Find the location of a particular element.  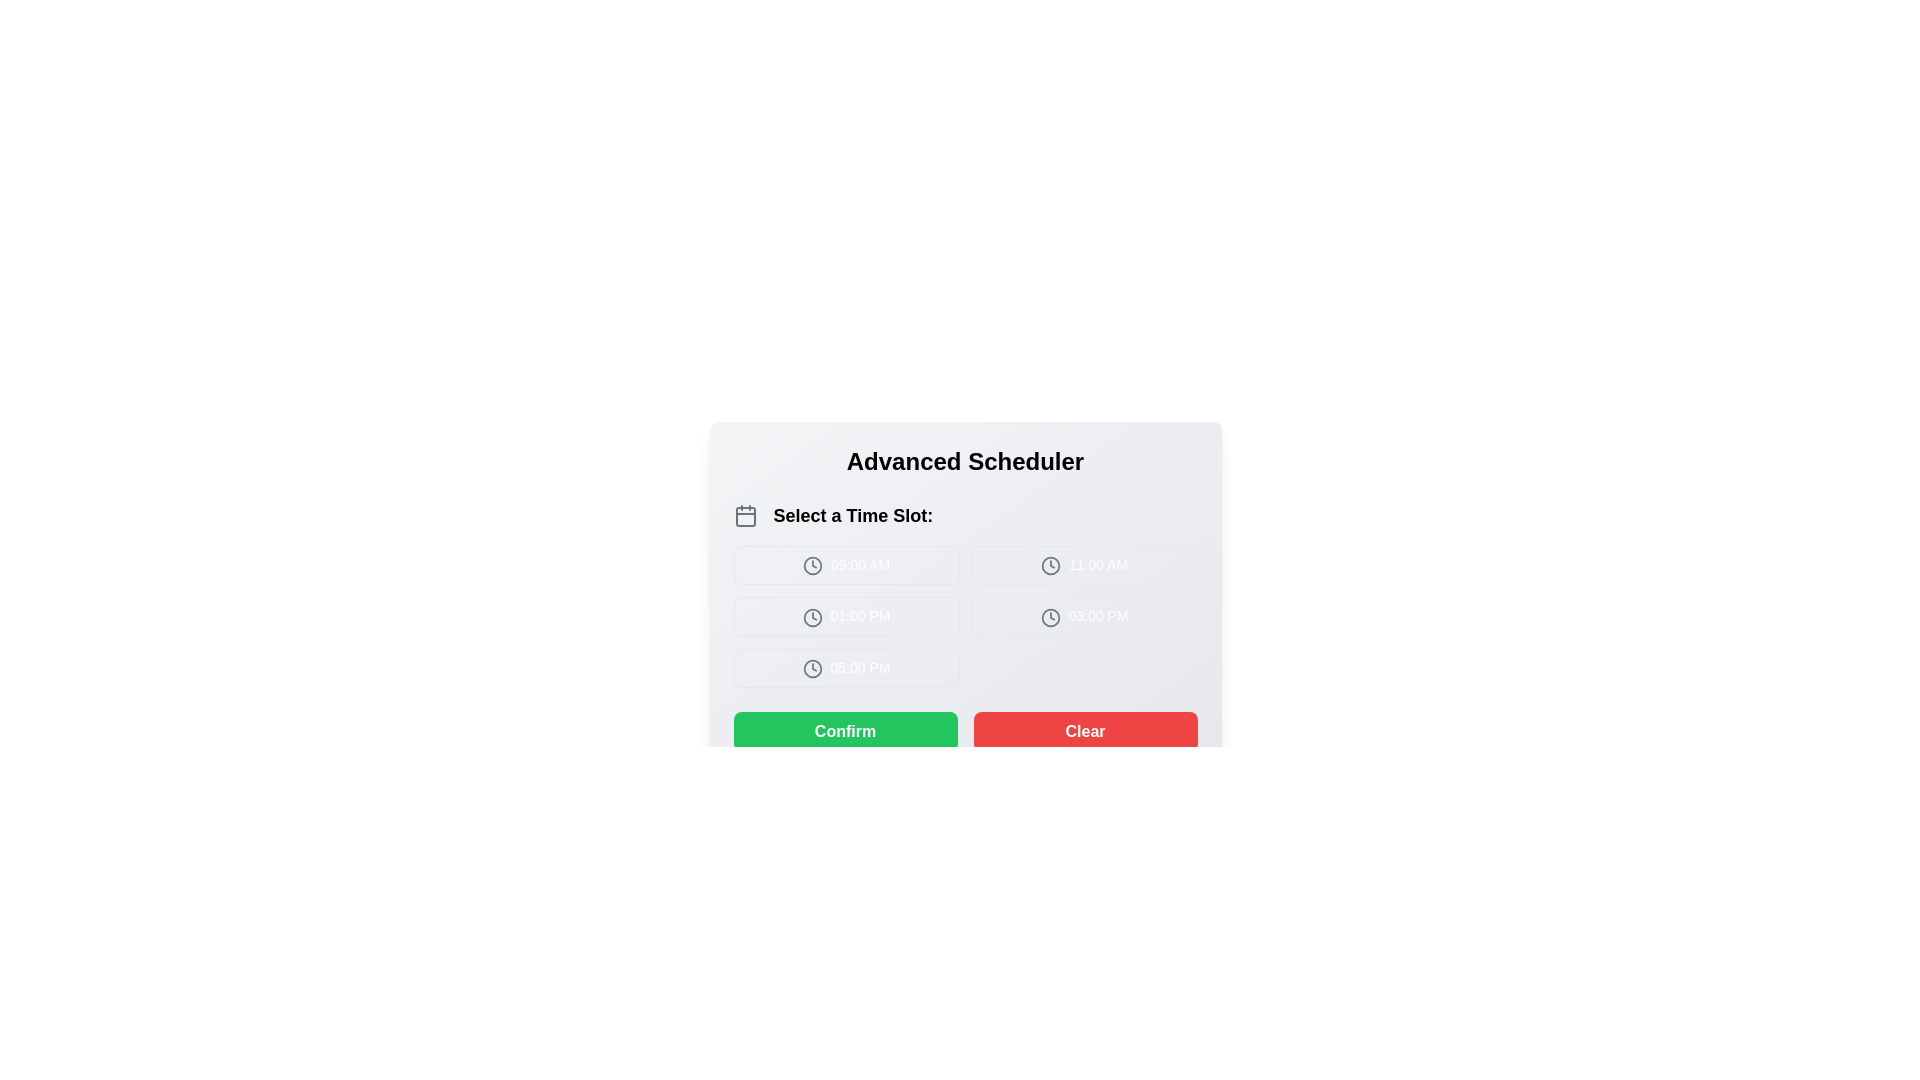

the graphical component of the clock icon representing '05:00 PM', which is located near the bottom row of time options in the interface is located at coordinates (812, 668).